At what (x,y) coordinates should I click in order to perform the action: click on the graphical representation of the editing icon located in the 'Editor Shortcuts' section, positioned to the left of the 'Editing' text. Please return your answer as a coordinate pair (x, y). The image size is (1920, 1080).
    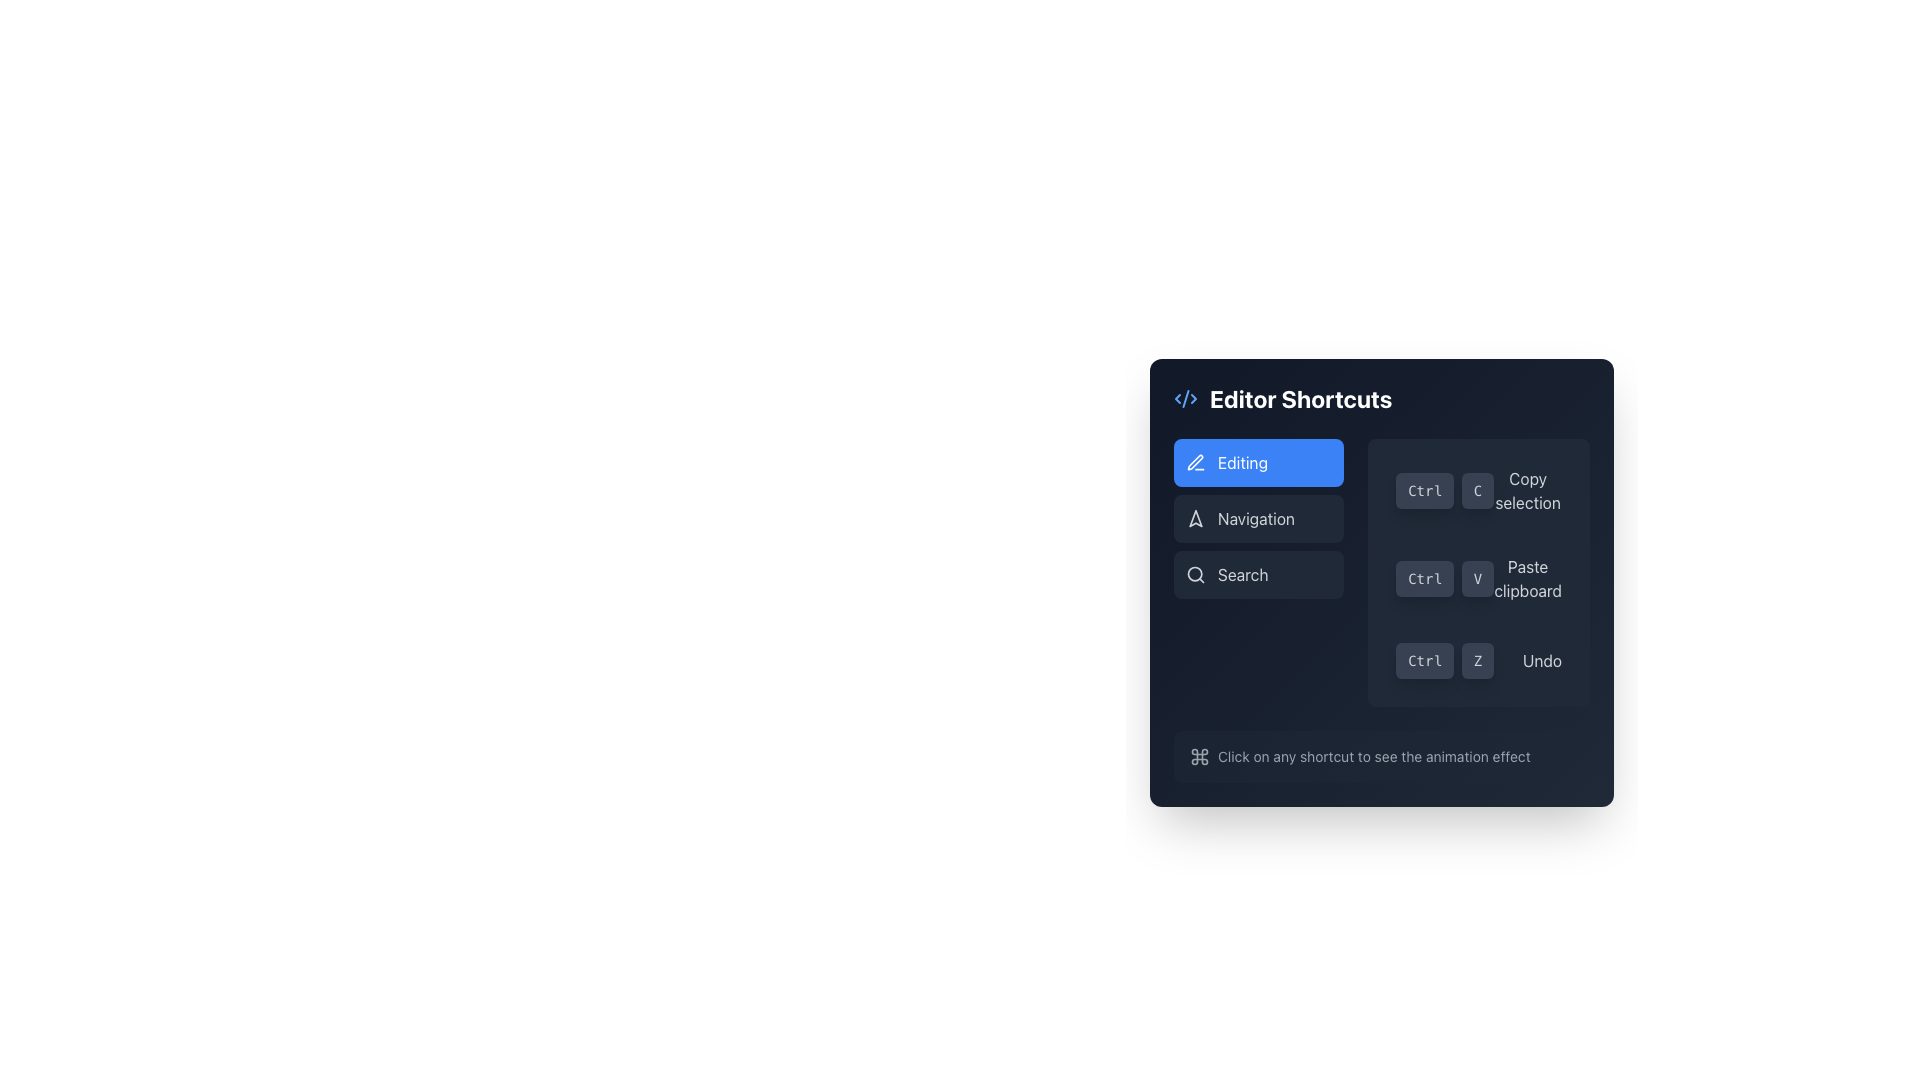
    Looking at the image, I should click on (1195, 462).